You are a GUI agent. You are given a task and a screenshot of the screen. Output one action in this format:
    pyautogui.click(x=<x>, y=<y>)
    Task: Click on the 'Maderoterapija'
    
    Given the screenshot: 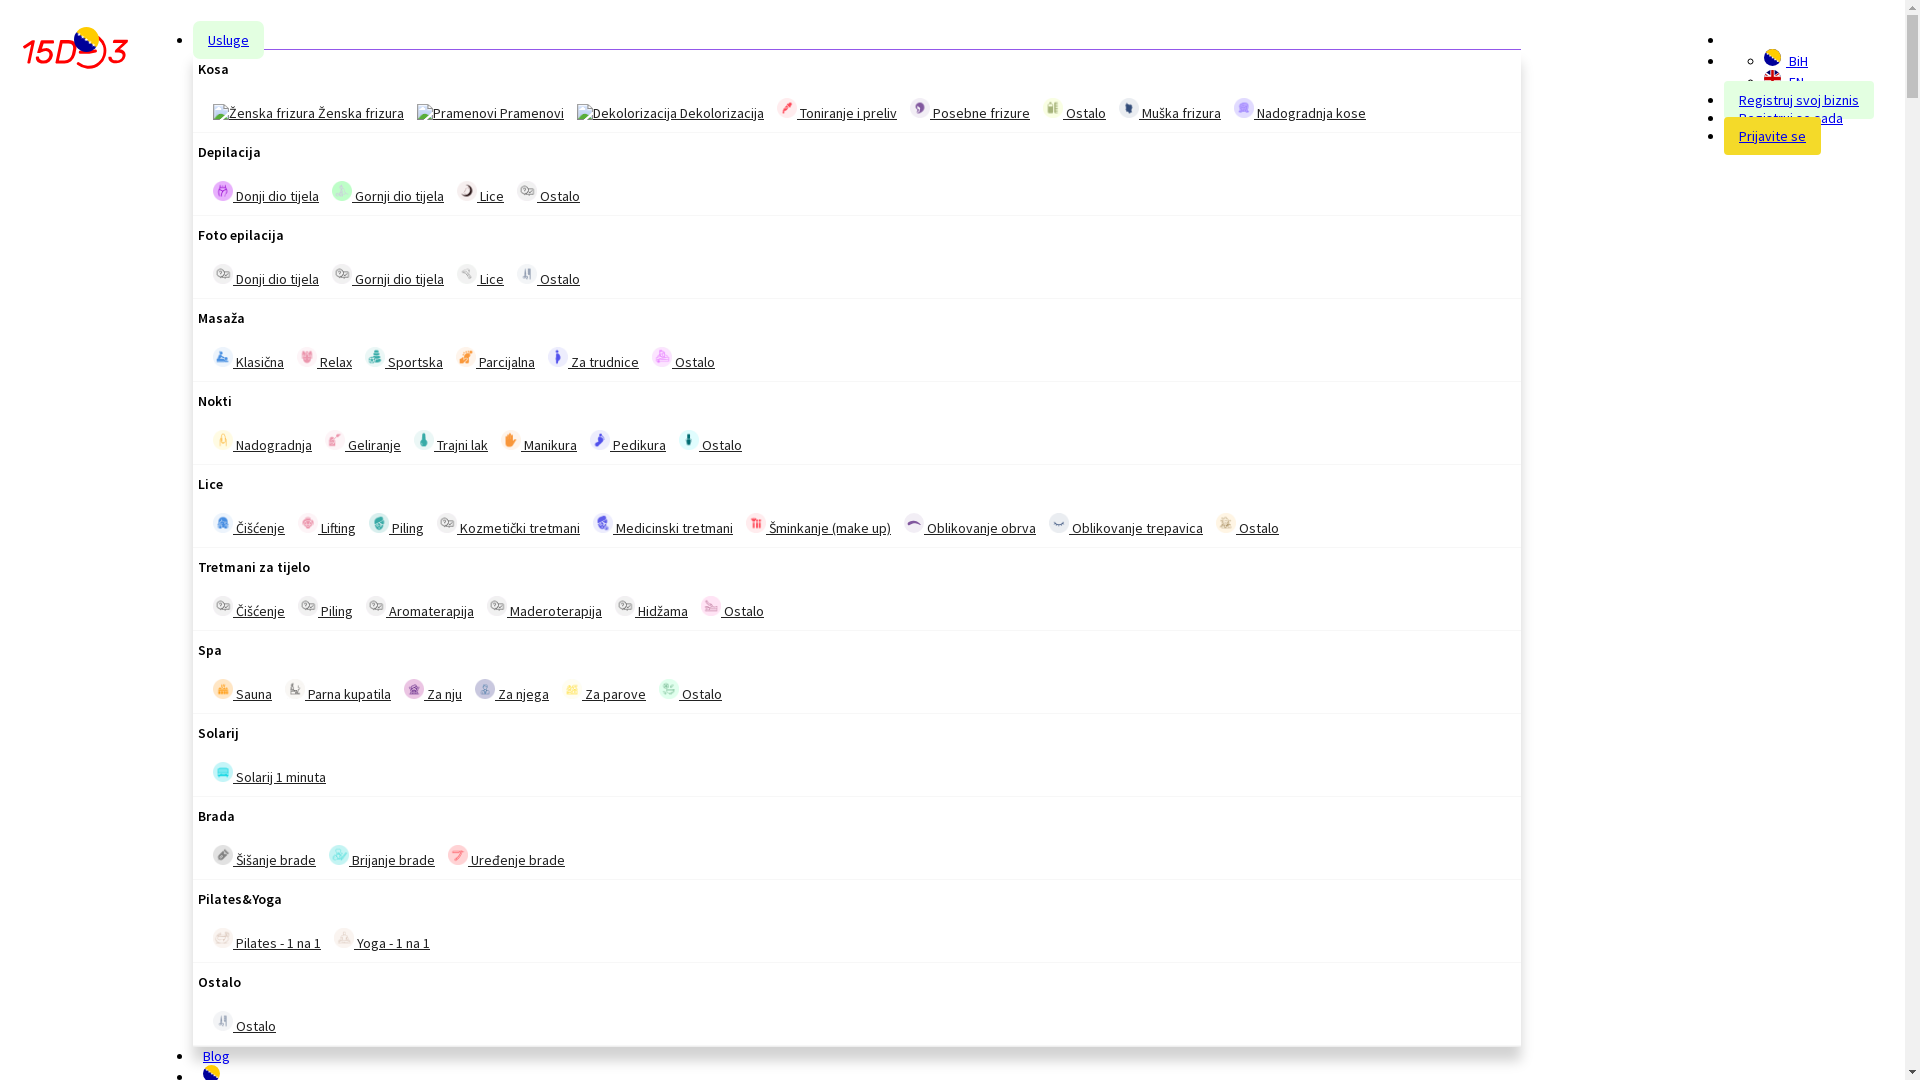 What is the action you would take?
    pyautogui.click(x=544, y=607)
    